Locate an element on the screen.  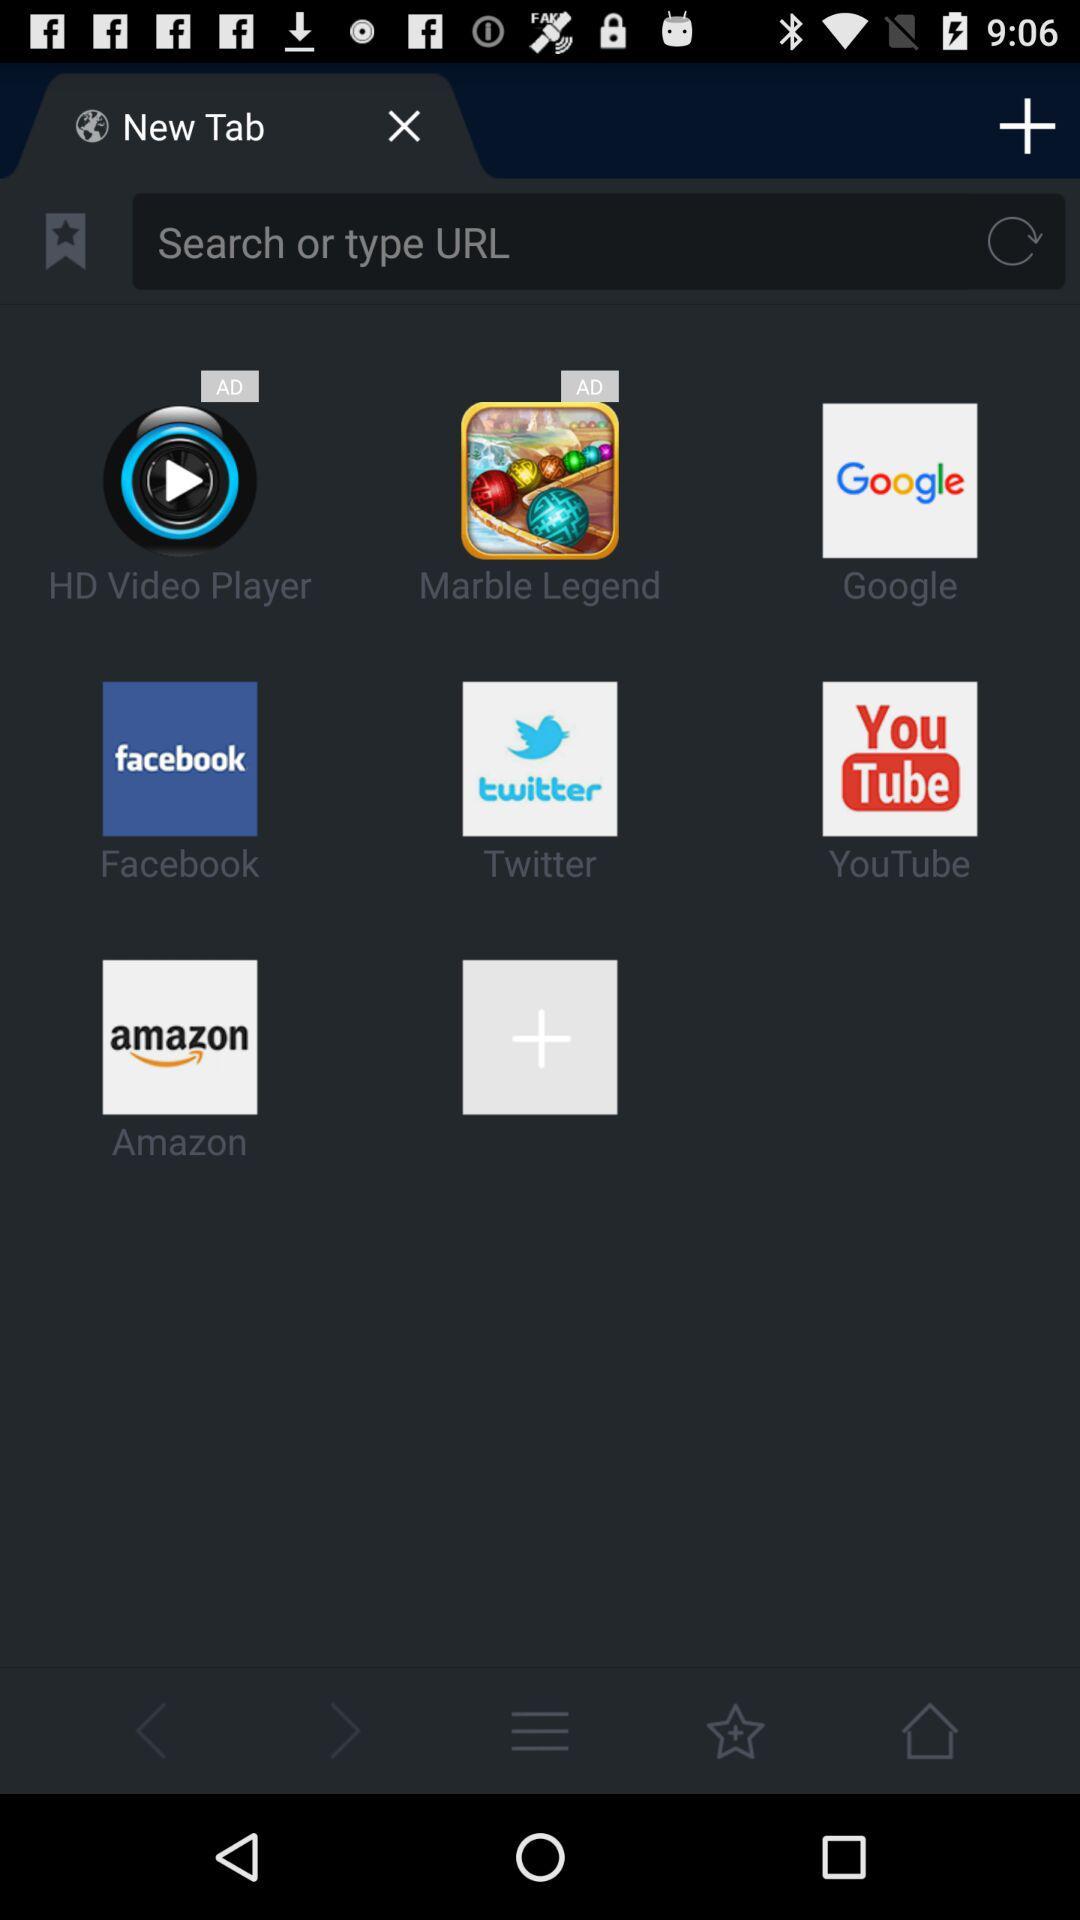
the add icon is located at coordinates (1027, 133).